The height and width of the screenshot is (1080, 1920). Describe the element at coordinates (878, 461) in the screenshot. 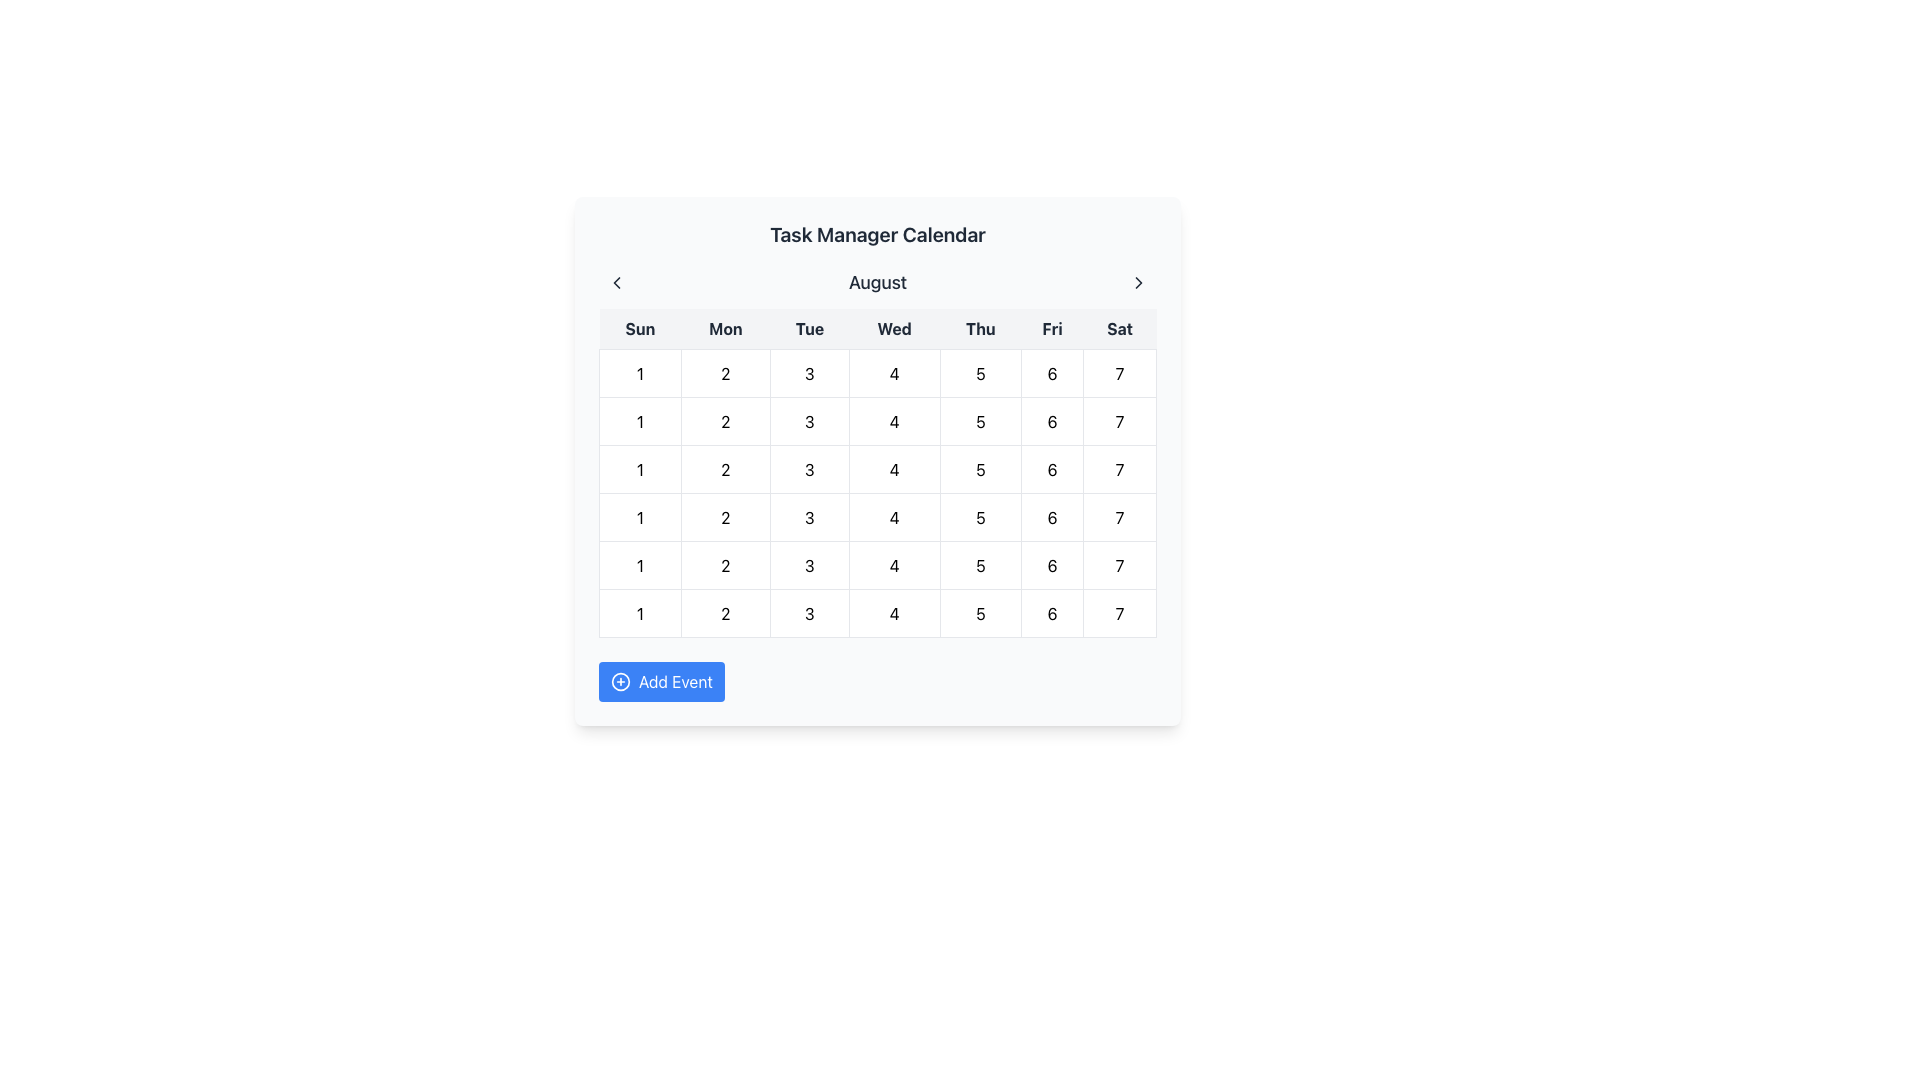

I see `a date in the 'Task Manager Calendar'` at that location.